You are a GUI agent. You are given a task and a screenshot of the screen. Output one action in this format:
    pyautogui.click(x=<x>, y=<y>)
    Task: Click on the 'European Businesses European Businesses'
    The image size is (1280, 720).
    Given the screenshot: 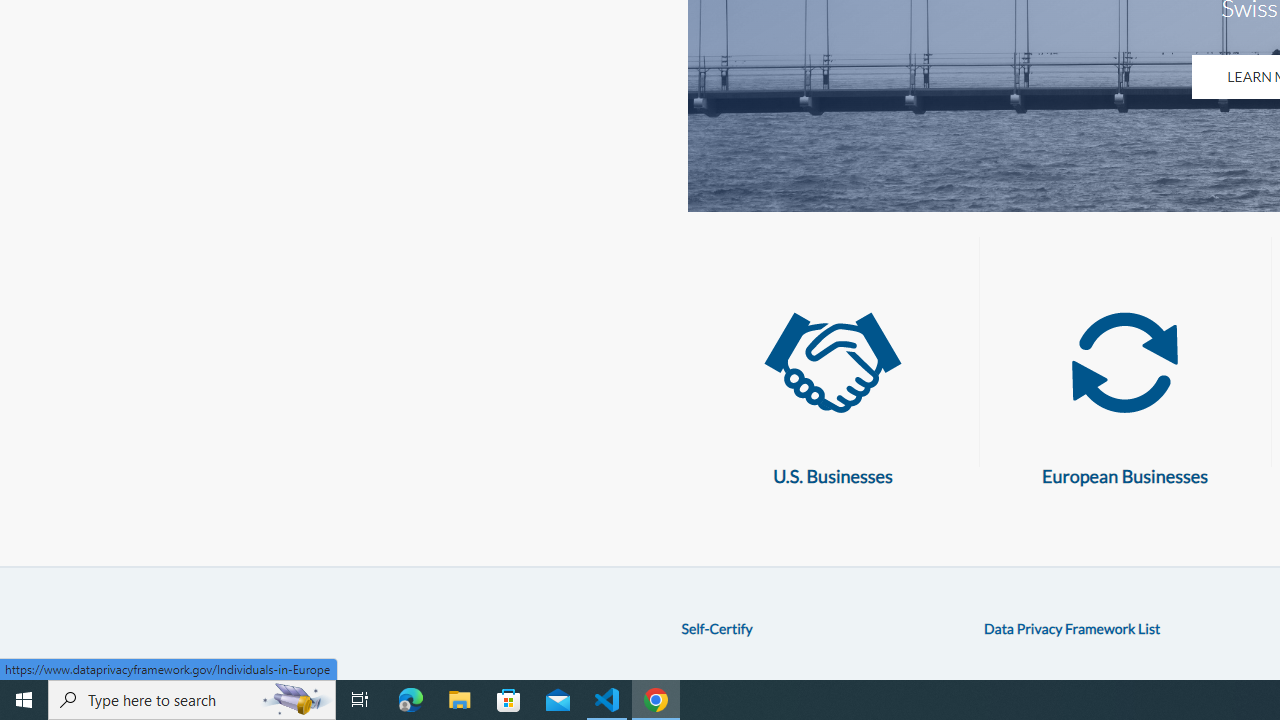 What is the action you would take?
    pyautogui.click(x=1125, y=389)
    